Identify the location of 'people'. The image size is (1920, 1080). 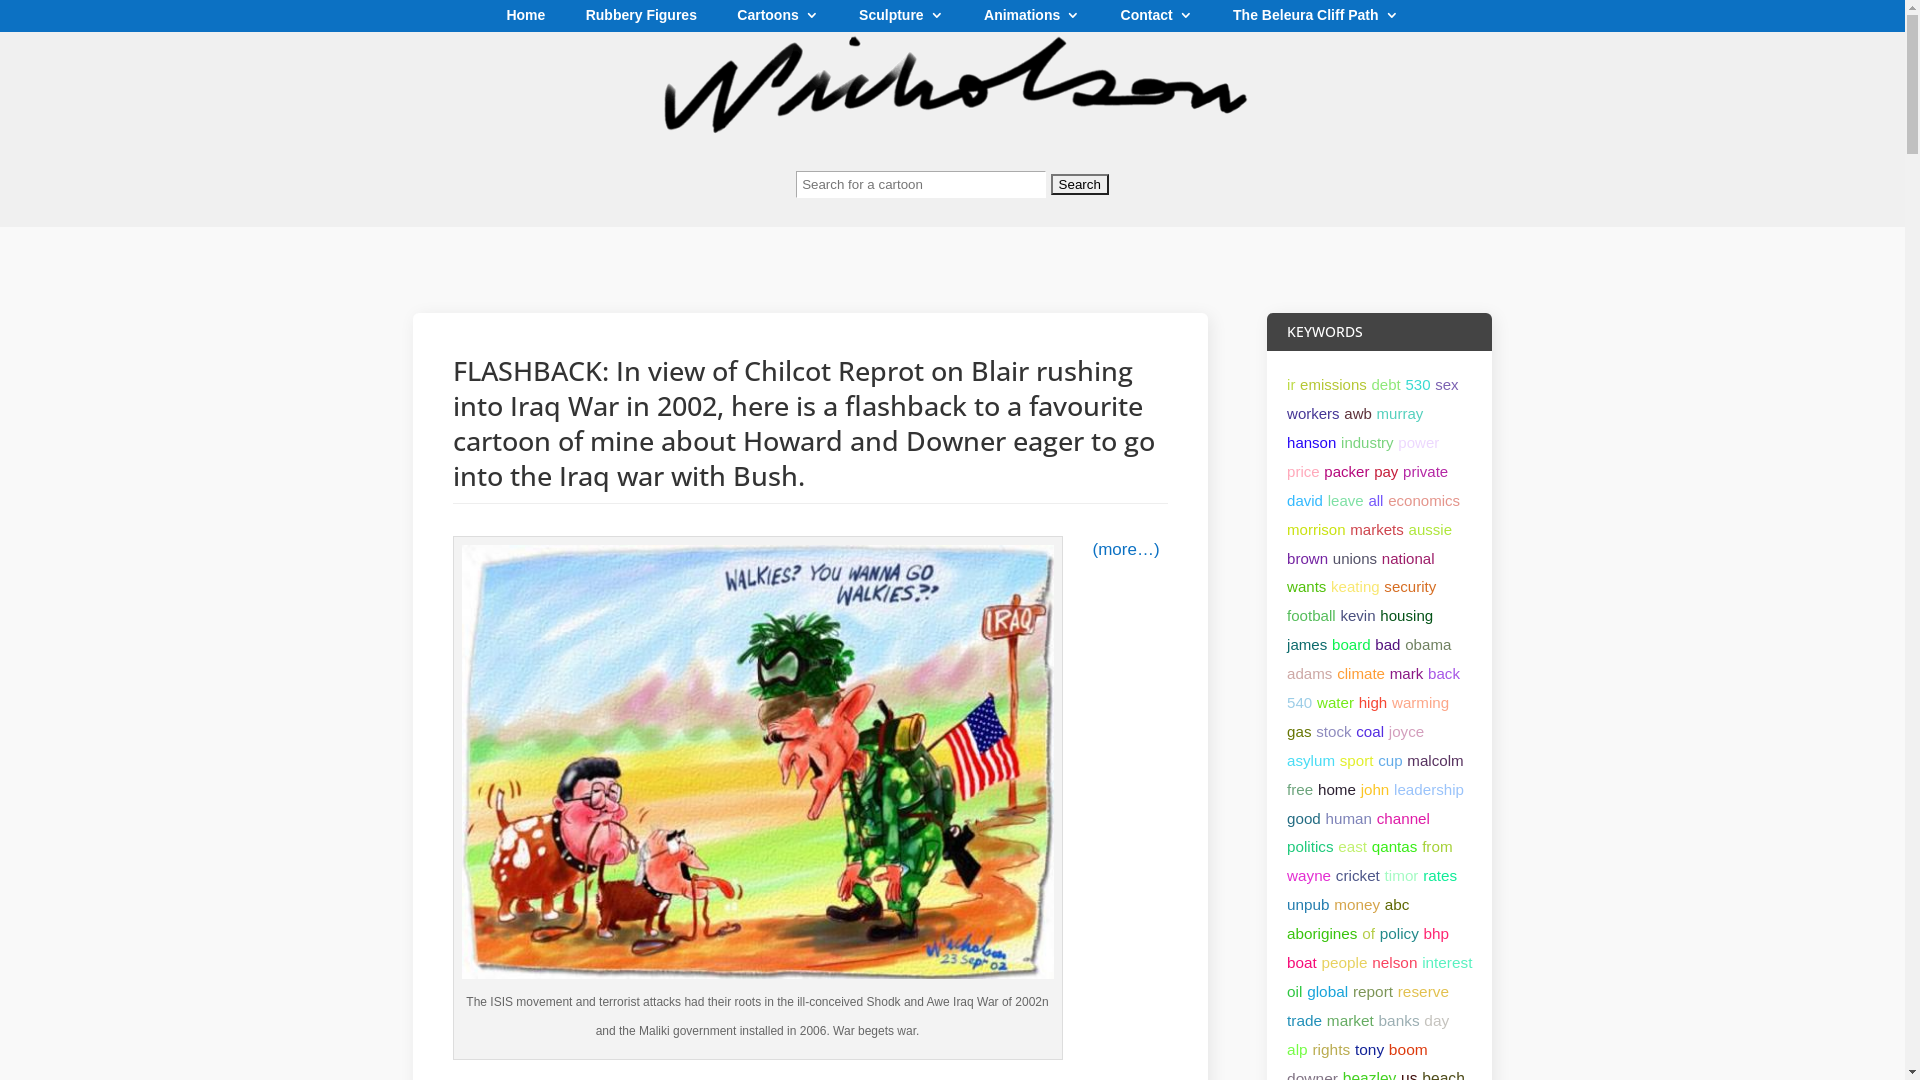
(1344, 961).